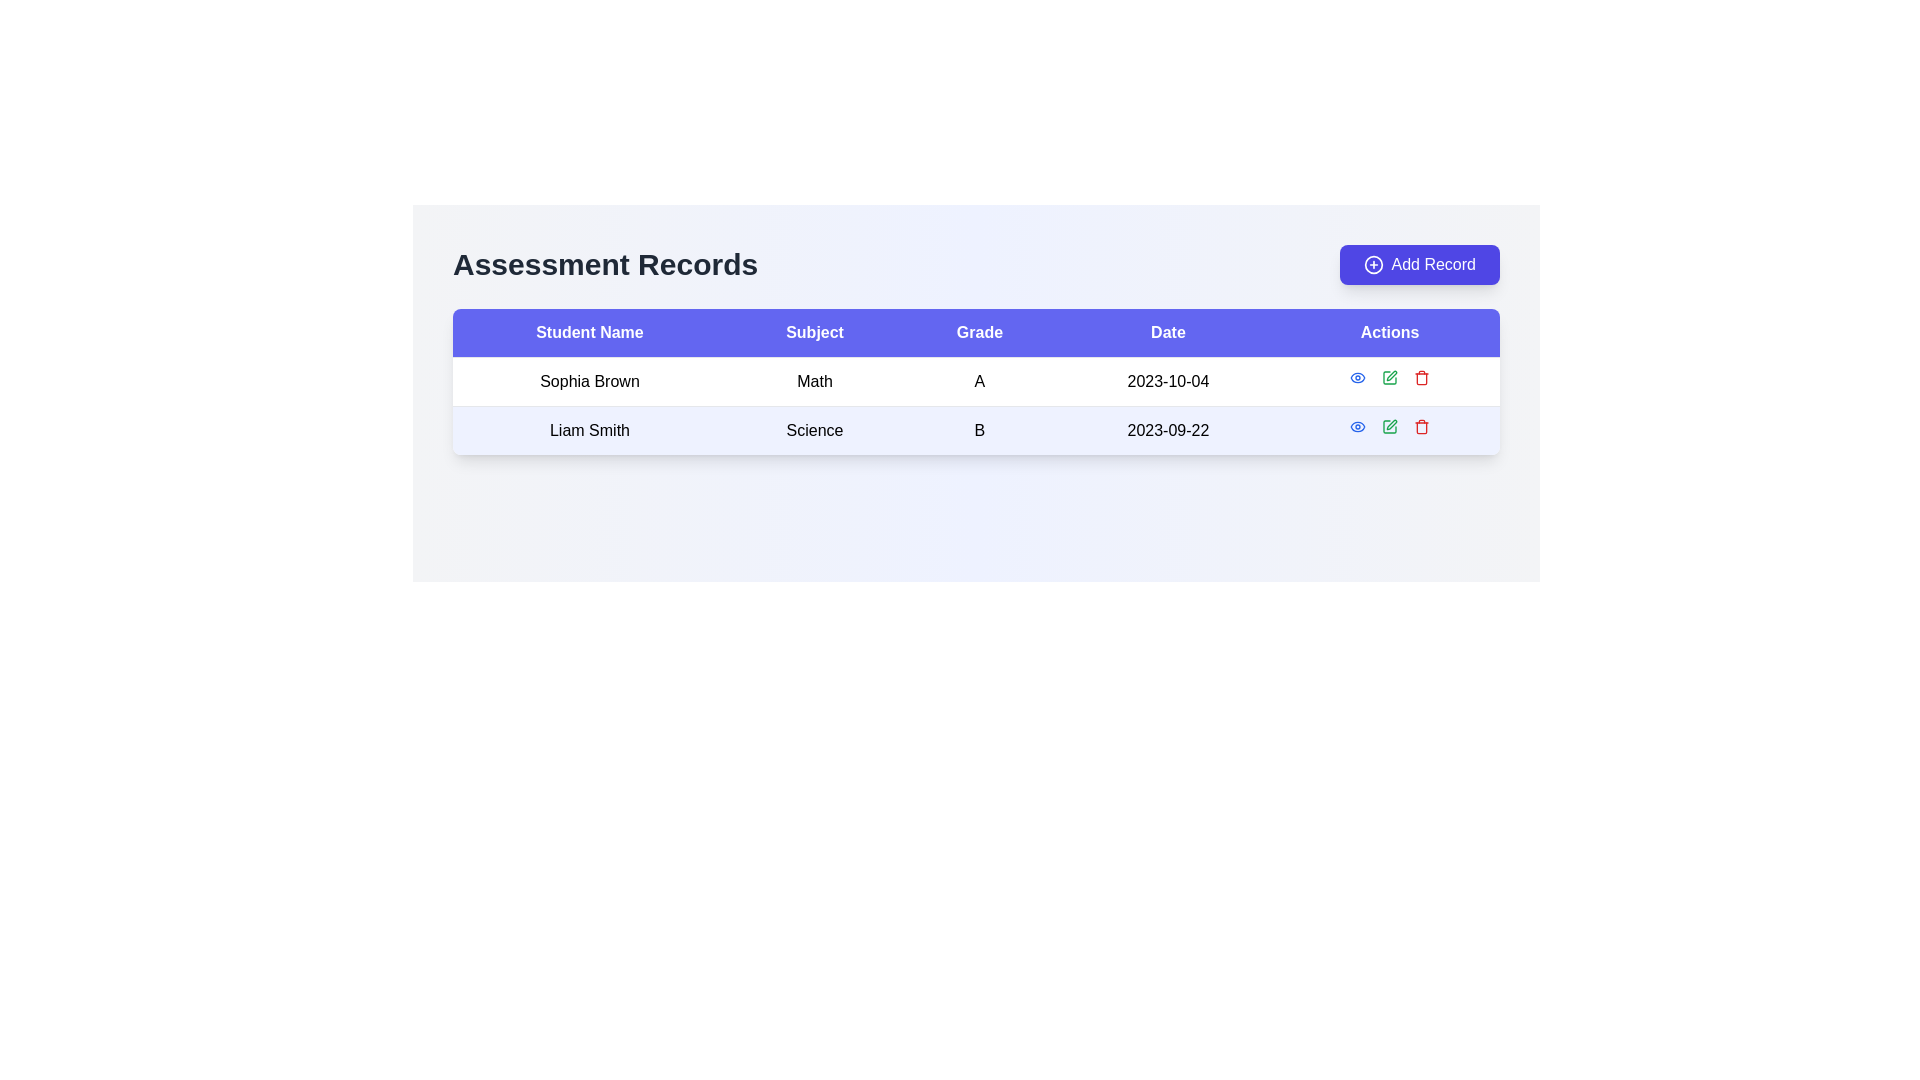  Describe the element at coordinates (1391, 375) in the screenshot. I see `the small pen or edit icon button located in the 'Actions' column of the second row` at that location.